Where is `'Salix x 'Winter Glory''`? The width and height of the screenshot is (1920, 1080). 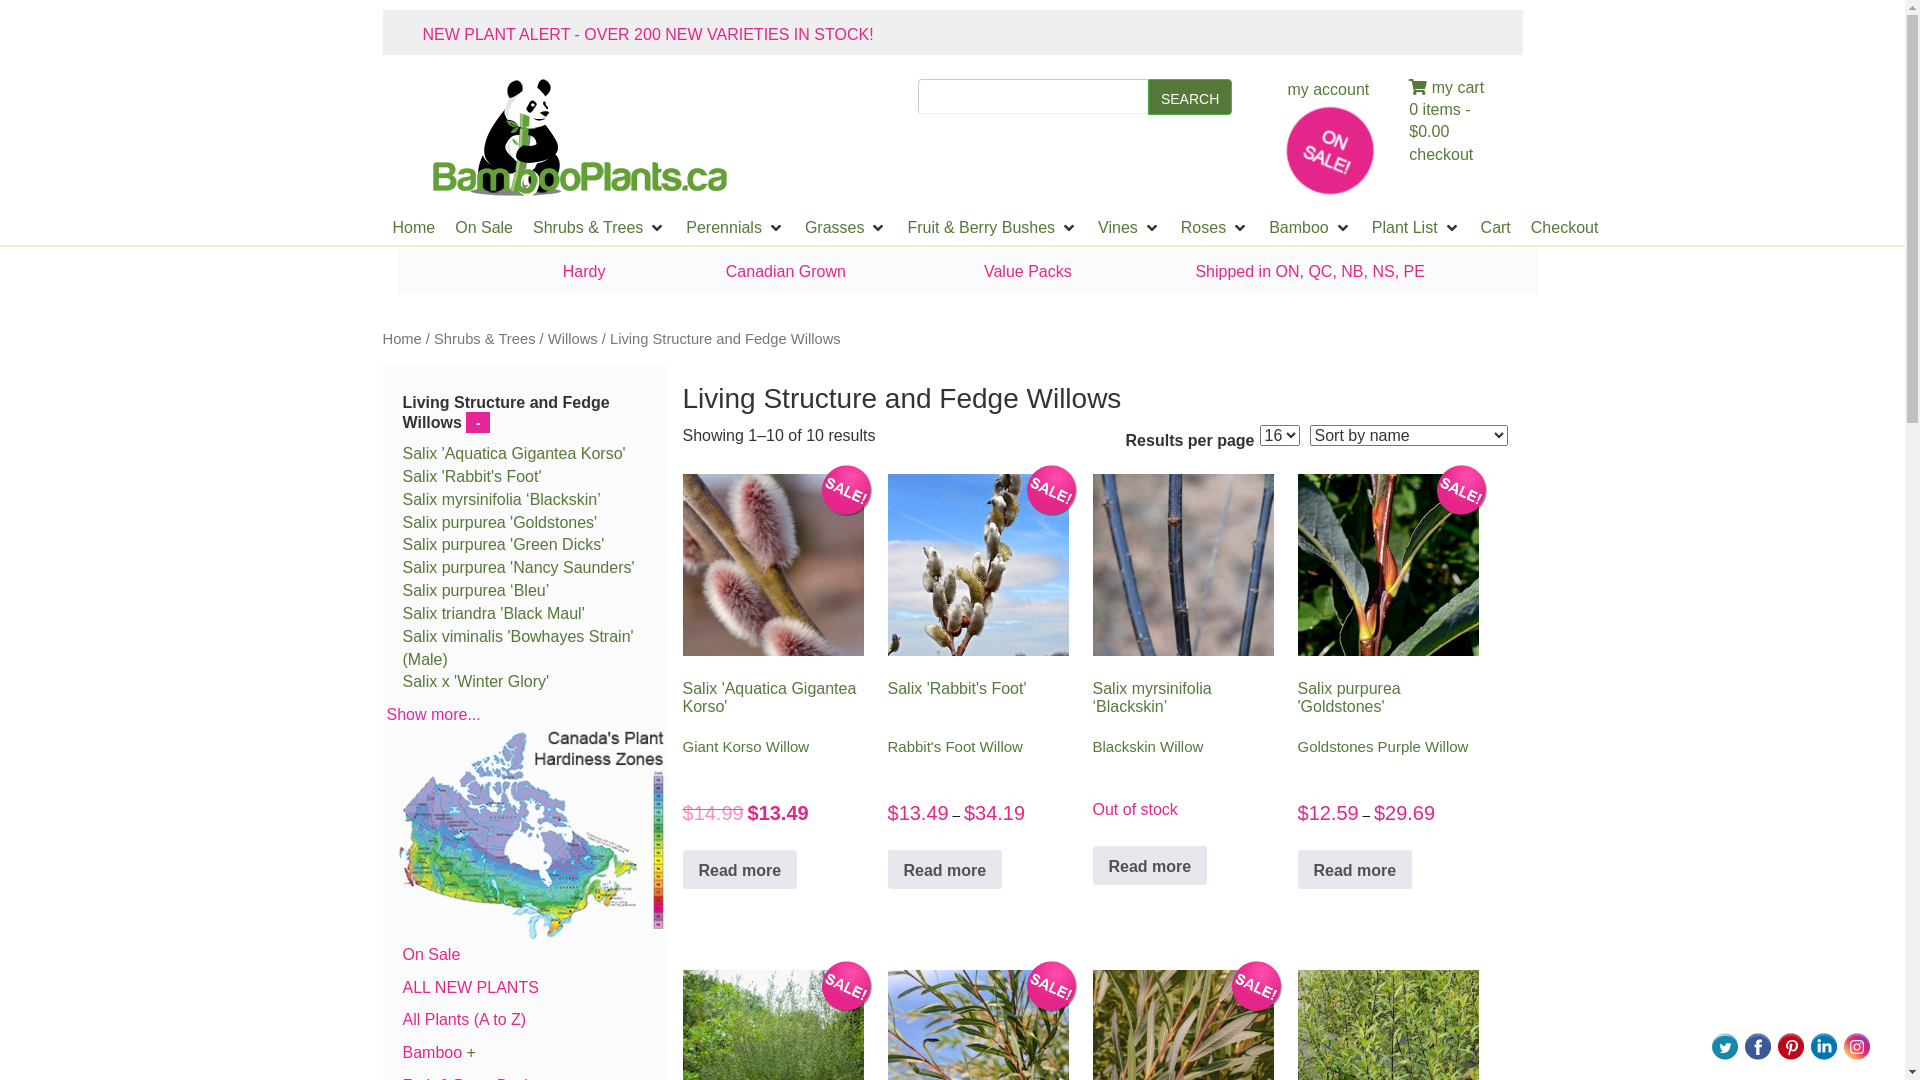 'Salix x 'Winter Glory'' is located at coordinates (474, 680).